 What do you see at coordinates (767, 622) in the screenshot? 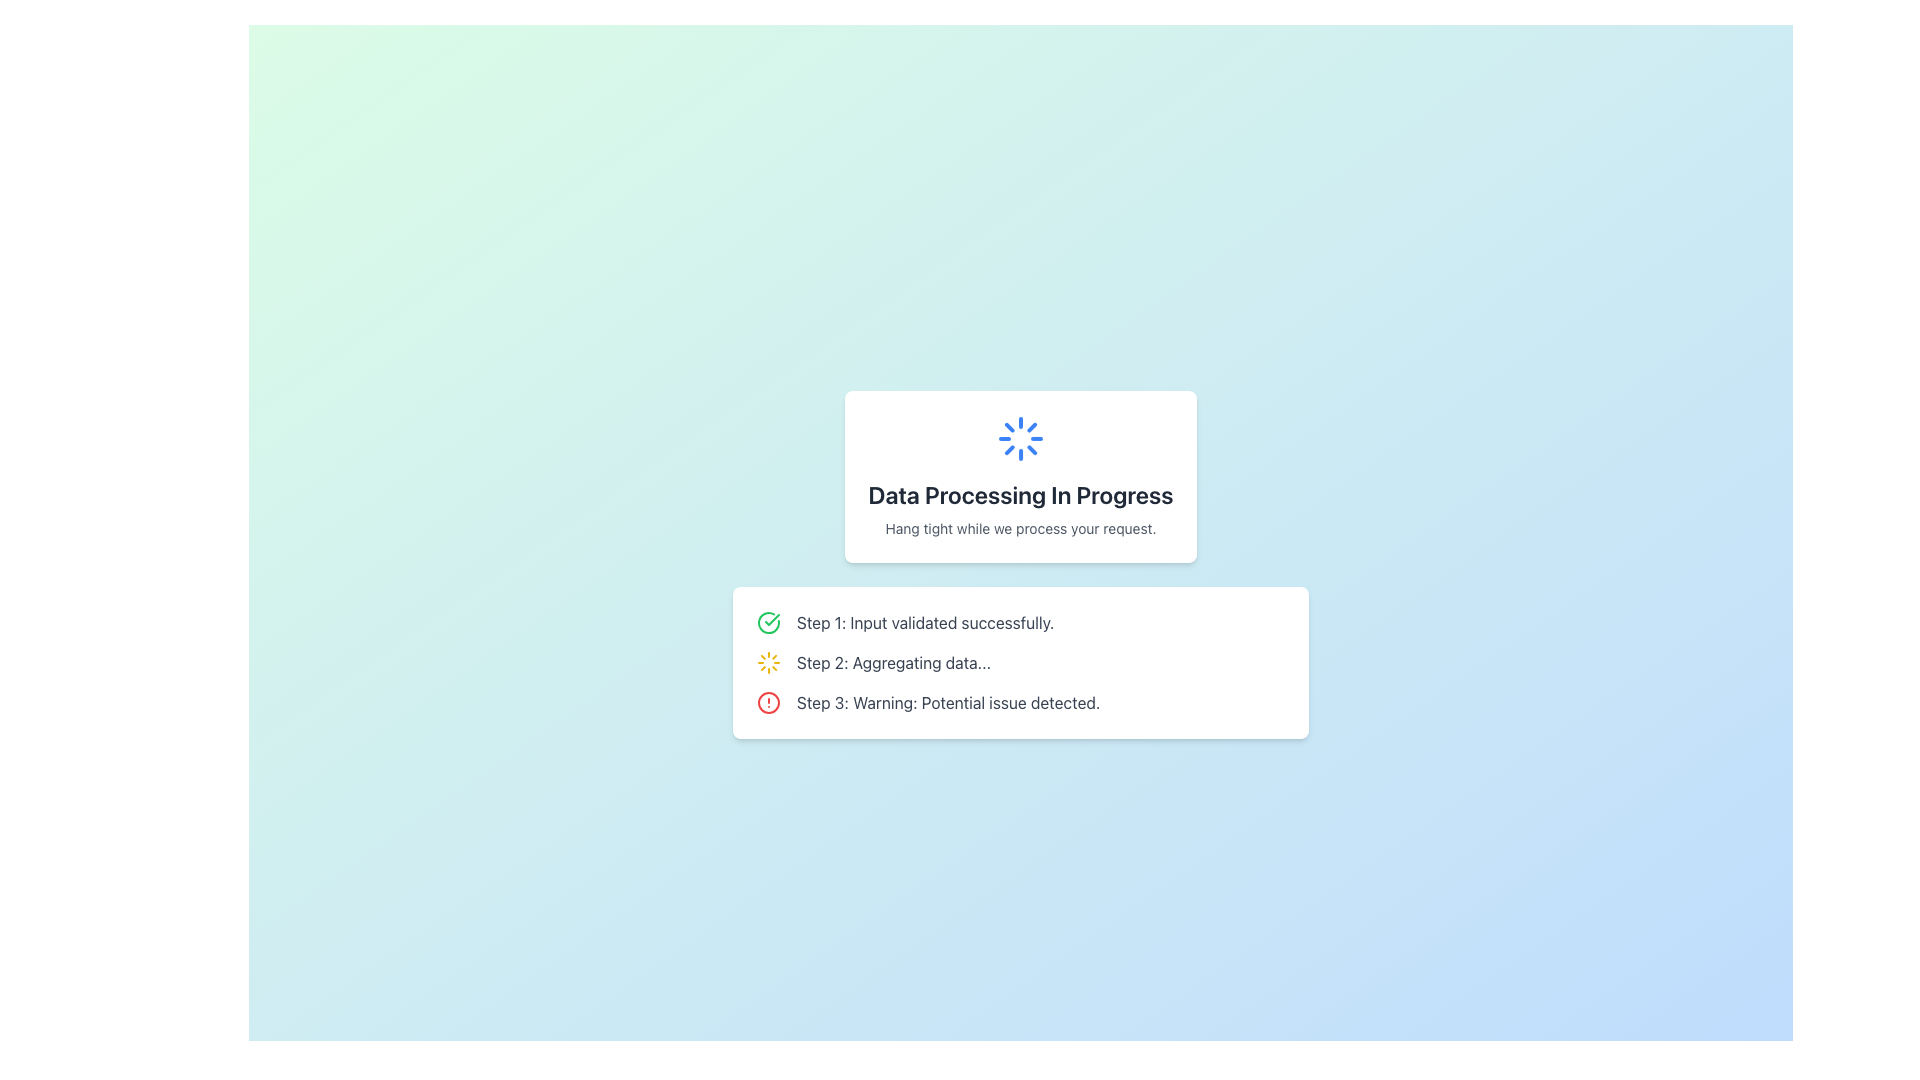
I see `the success icon indicating the completion of Step 1, which is located to the left of the text 'Step 1: Input validated successfully.'` at bounding box center [767, 622].